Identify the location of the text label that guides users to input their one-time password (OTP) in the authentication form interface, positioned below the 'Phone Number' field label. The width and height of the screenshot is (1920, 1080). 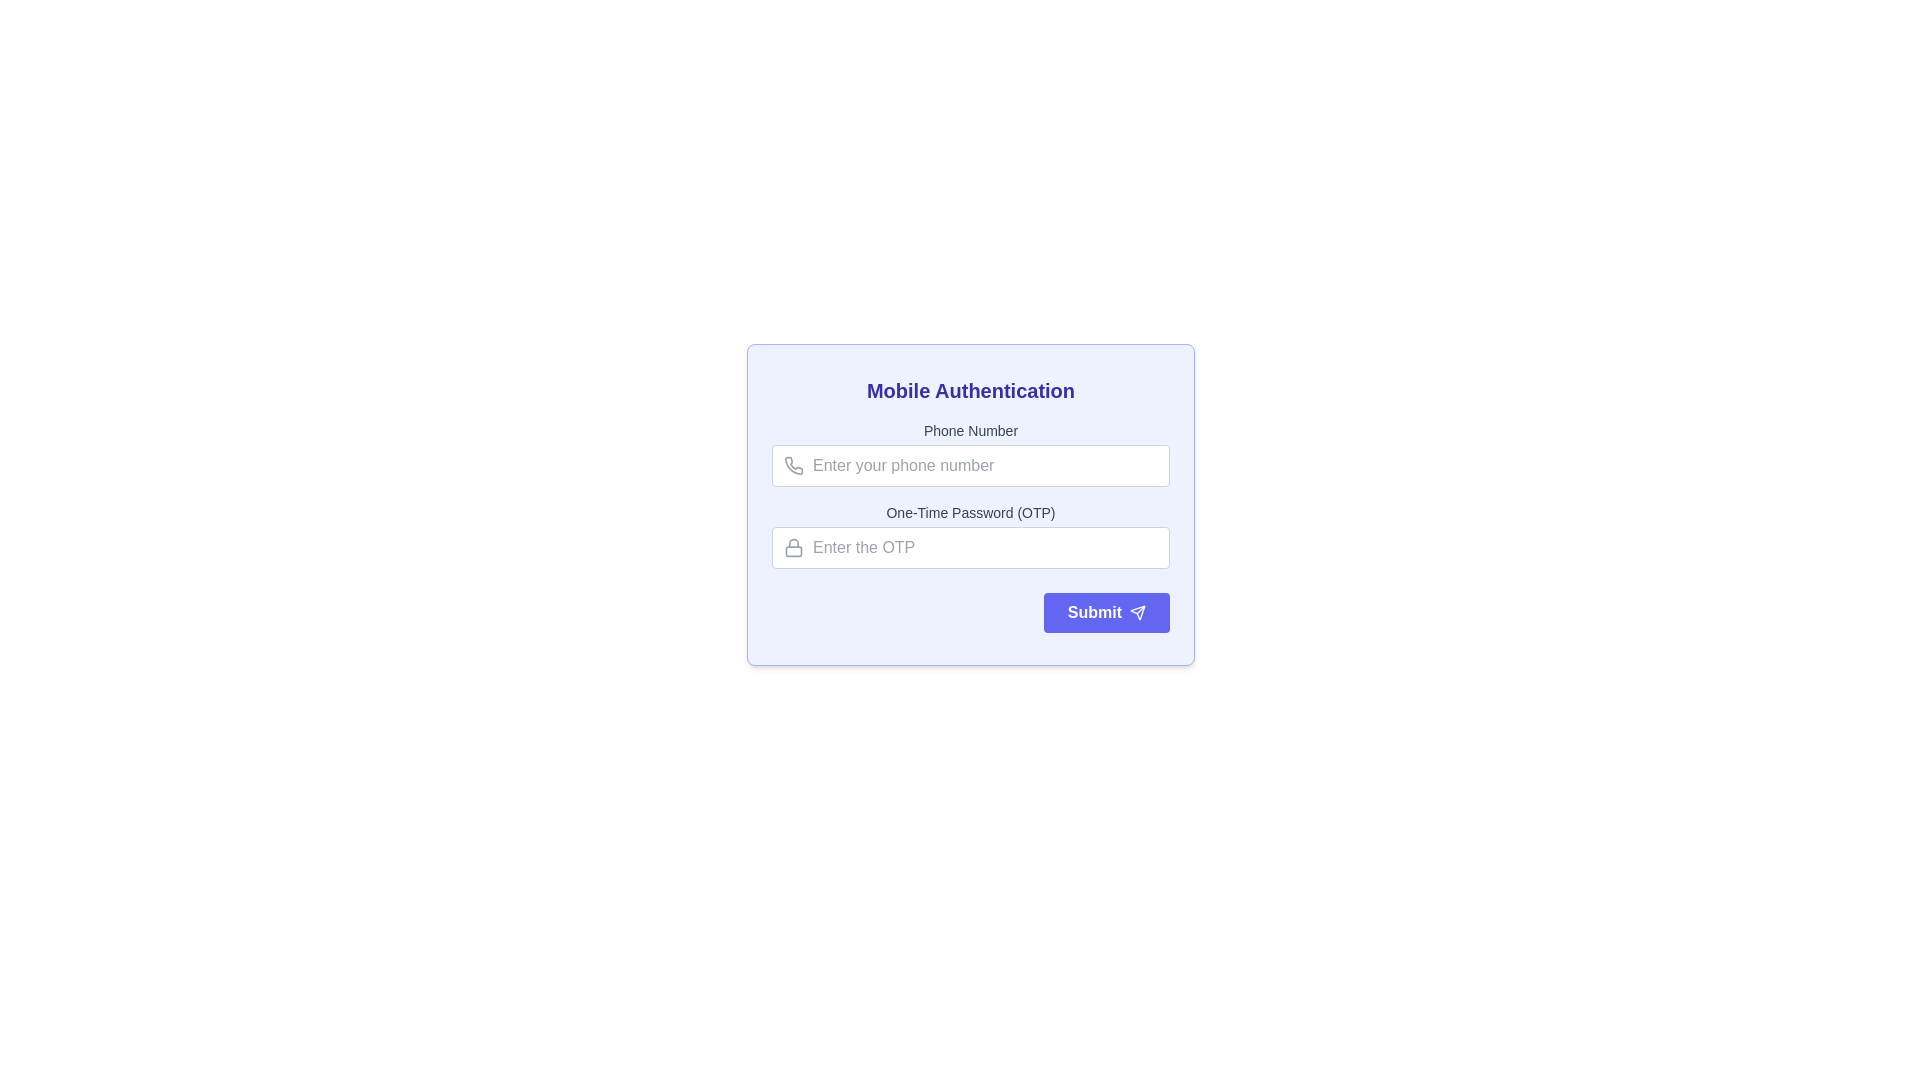
(970, 512).